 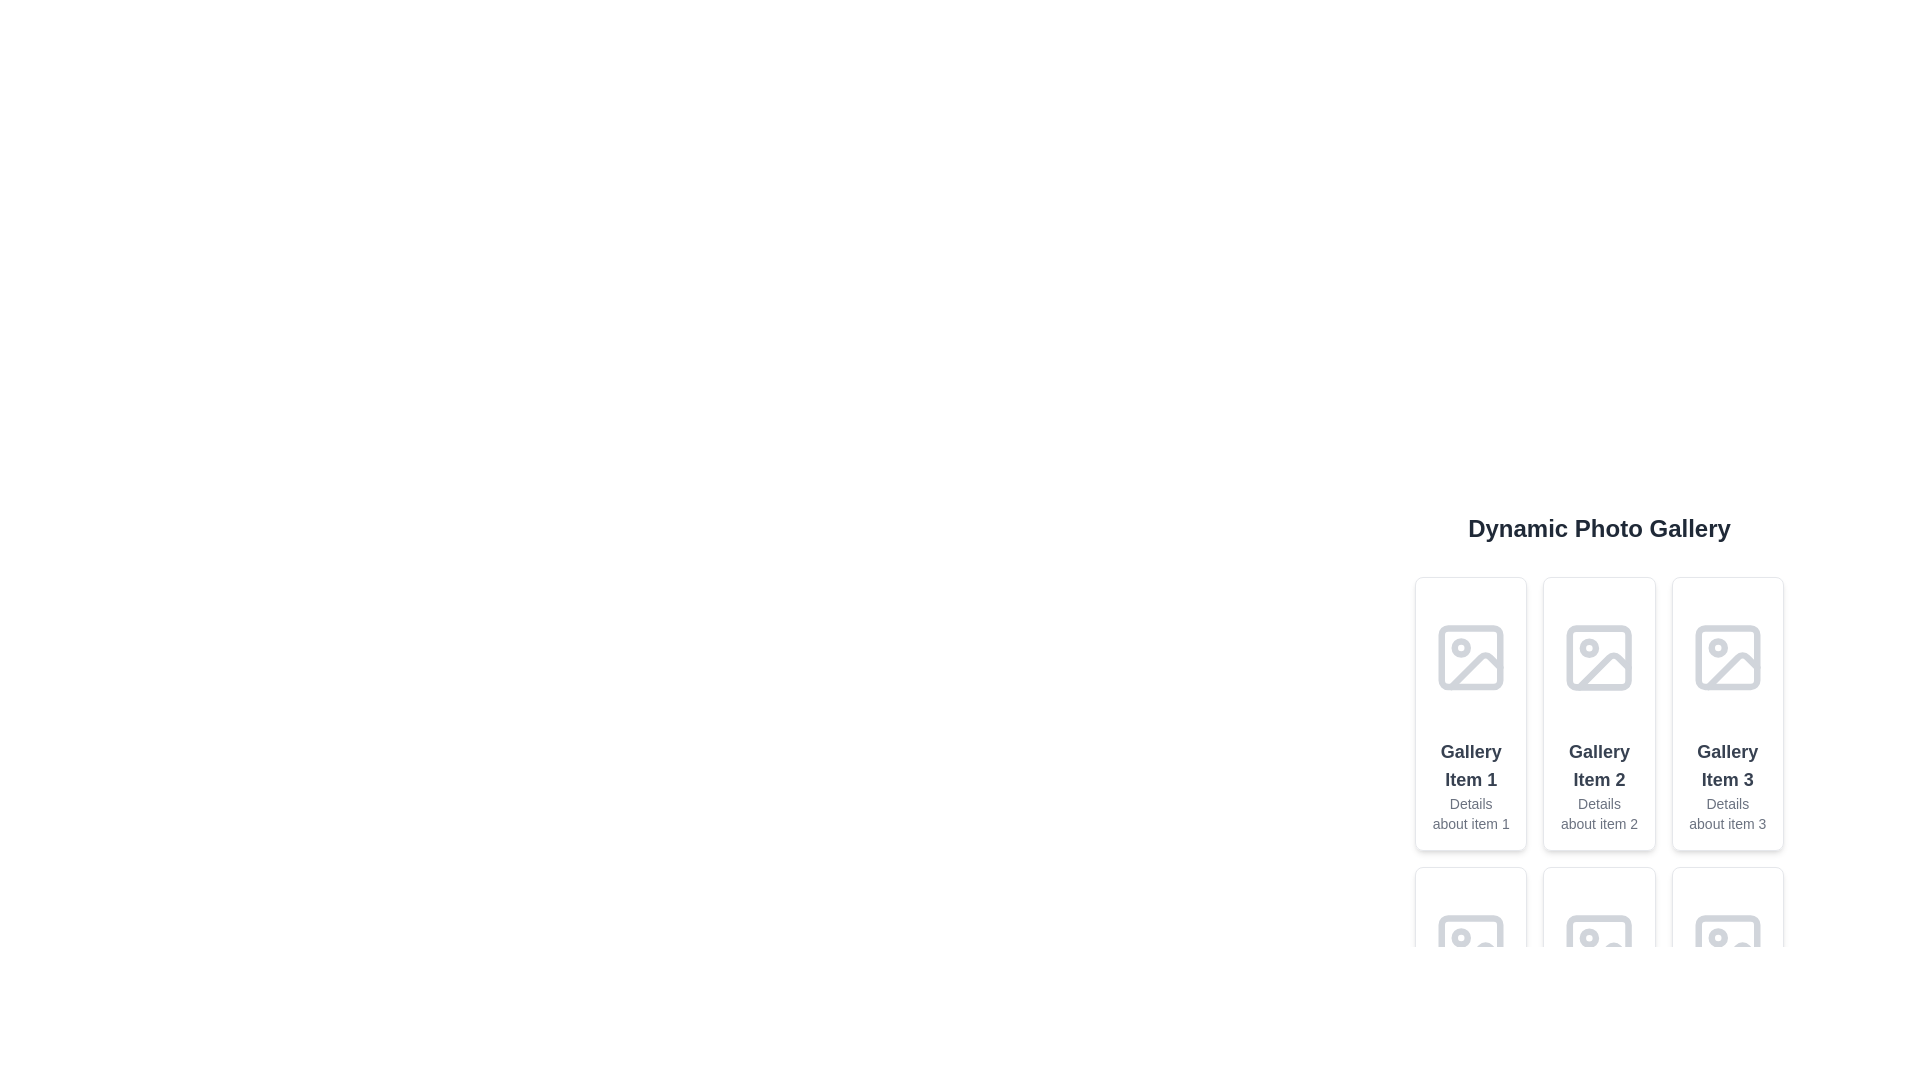 What do you see at coordinates (1470, 658) in the screenshot?
I see `the photo graphic icon located in the first gallery card under 'Dynamic Photo Gallery', positioned above the text 'Gallery Item 1'` at bounding box center [1470, 658].